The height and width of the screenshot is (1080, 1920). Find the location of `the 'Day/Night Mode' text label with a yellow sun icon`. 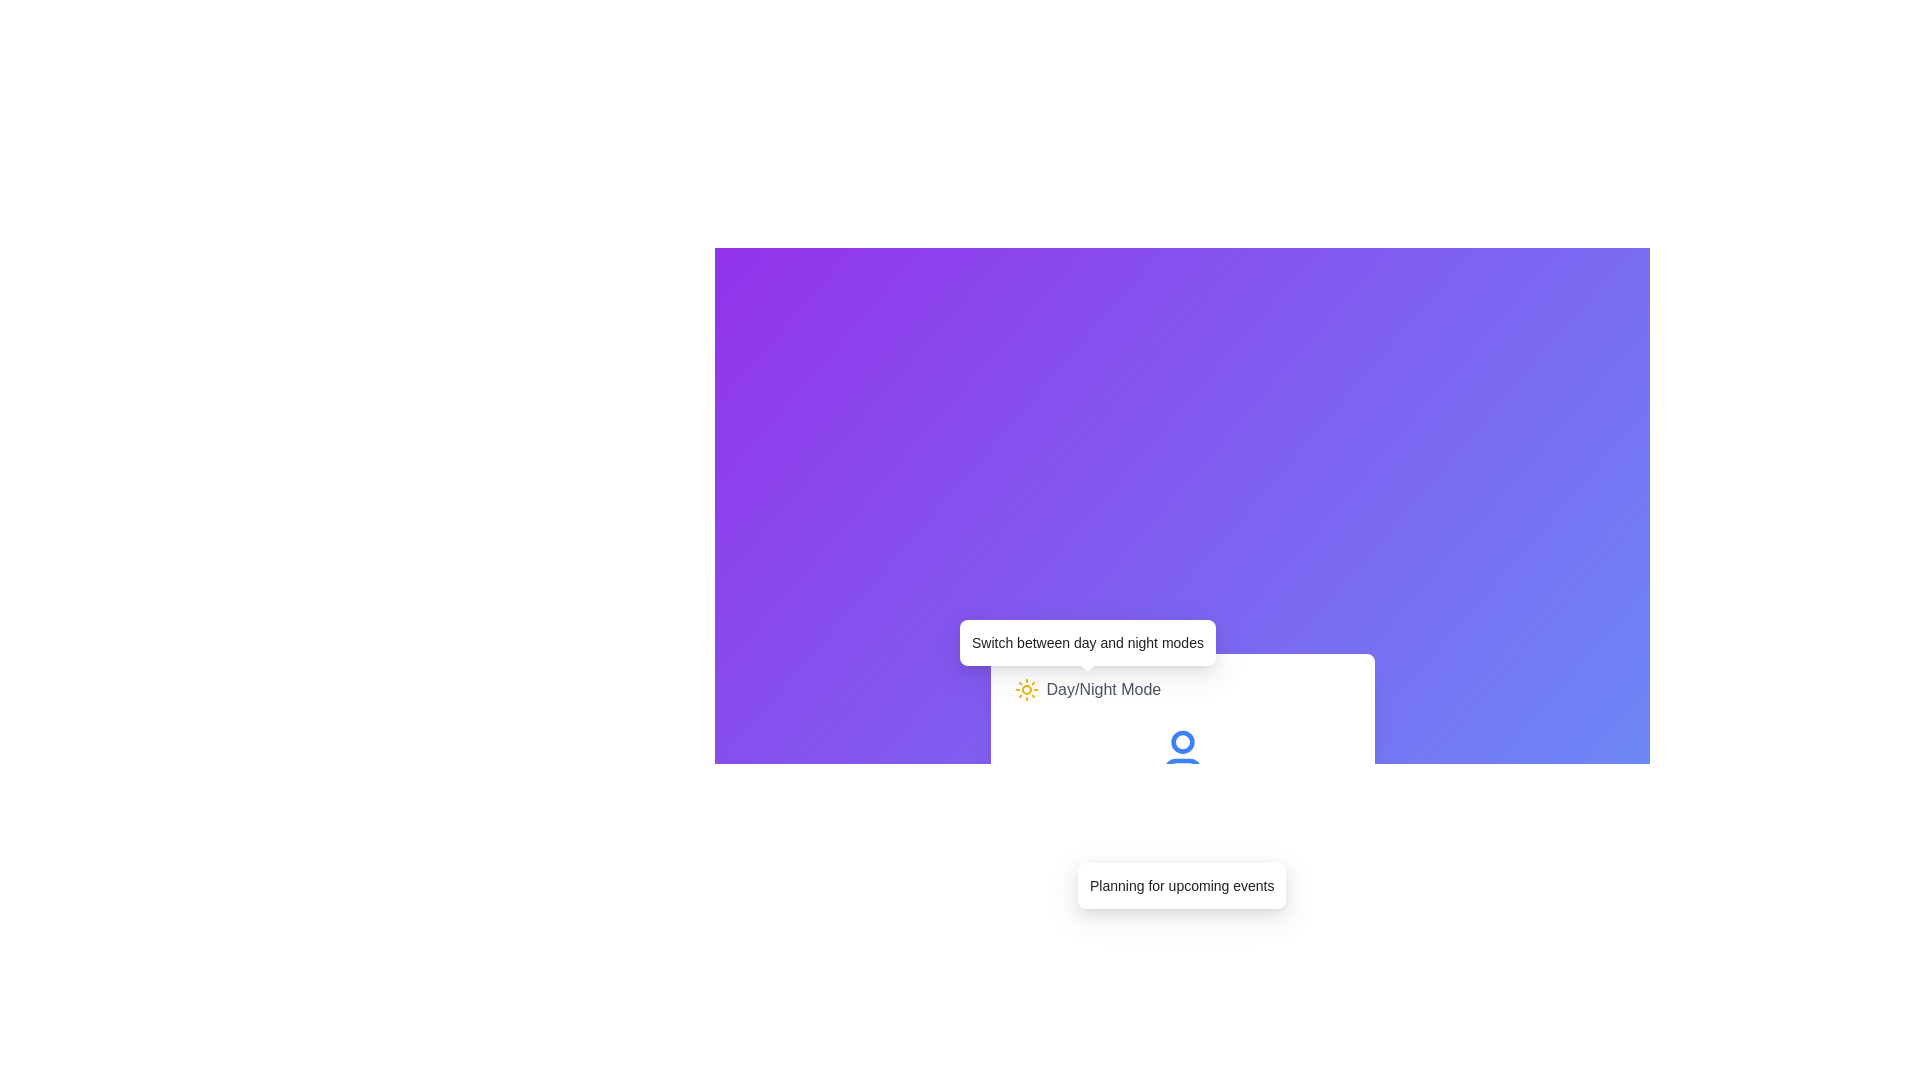

the 'Day/Night Mode' text label with a yellow sun icon is located at coordinates (1086, 689).